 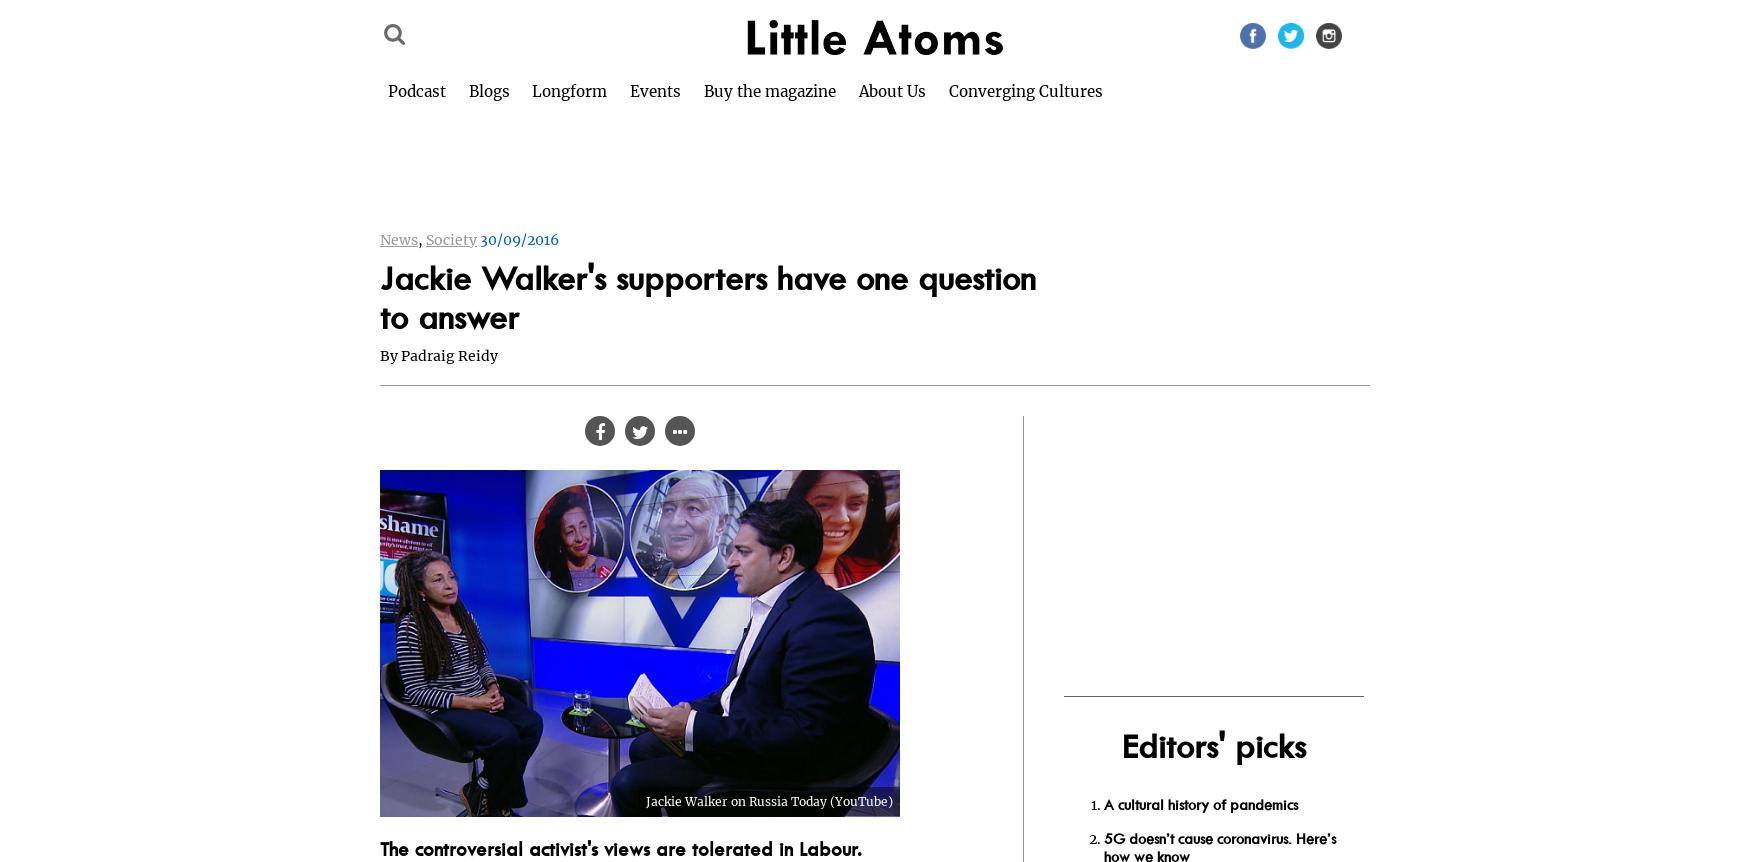 What do you see at coordinates (389, 357) in the screenshot?
I see `'By'` at bounding box center [389, 357].